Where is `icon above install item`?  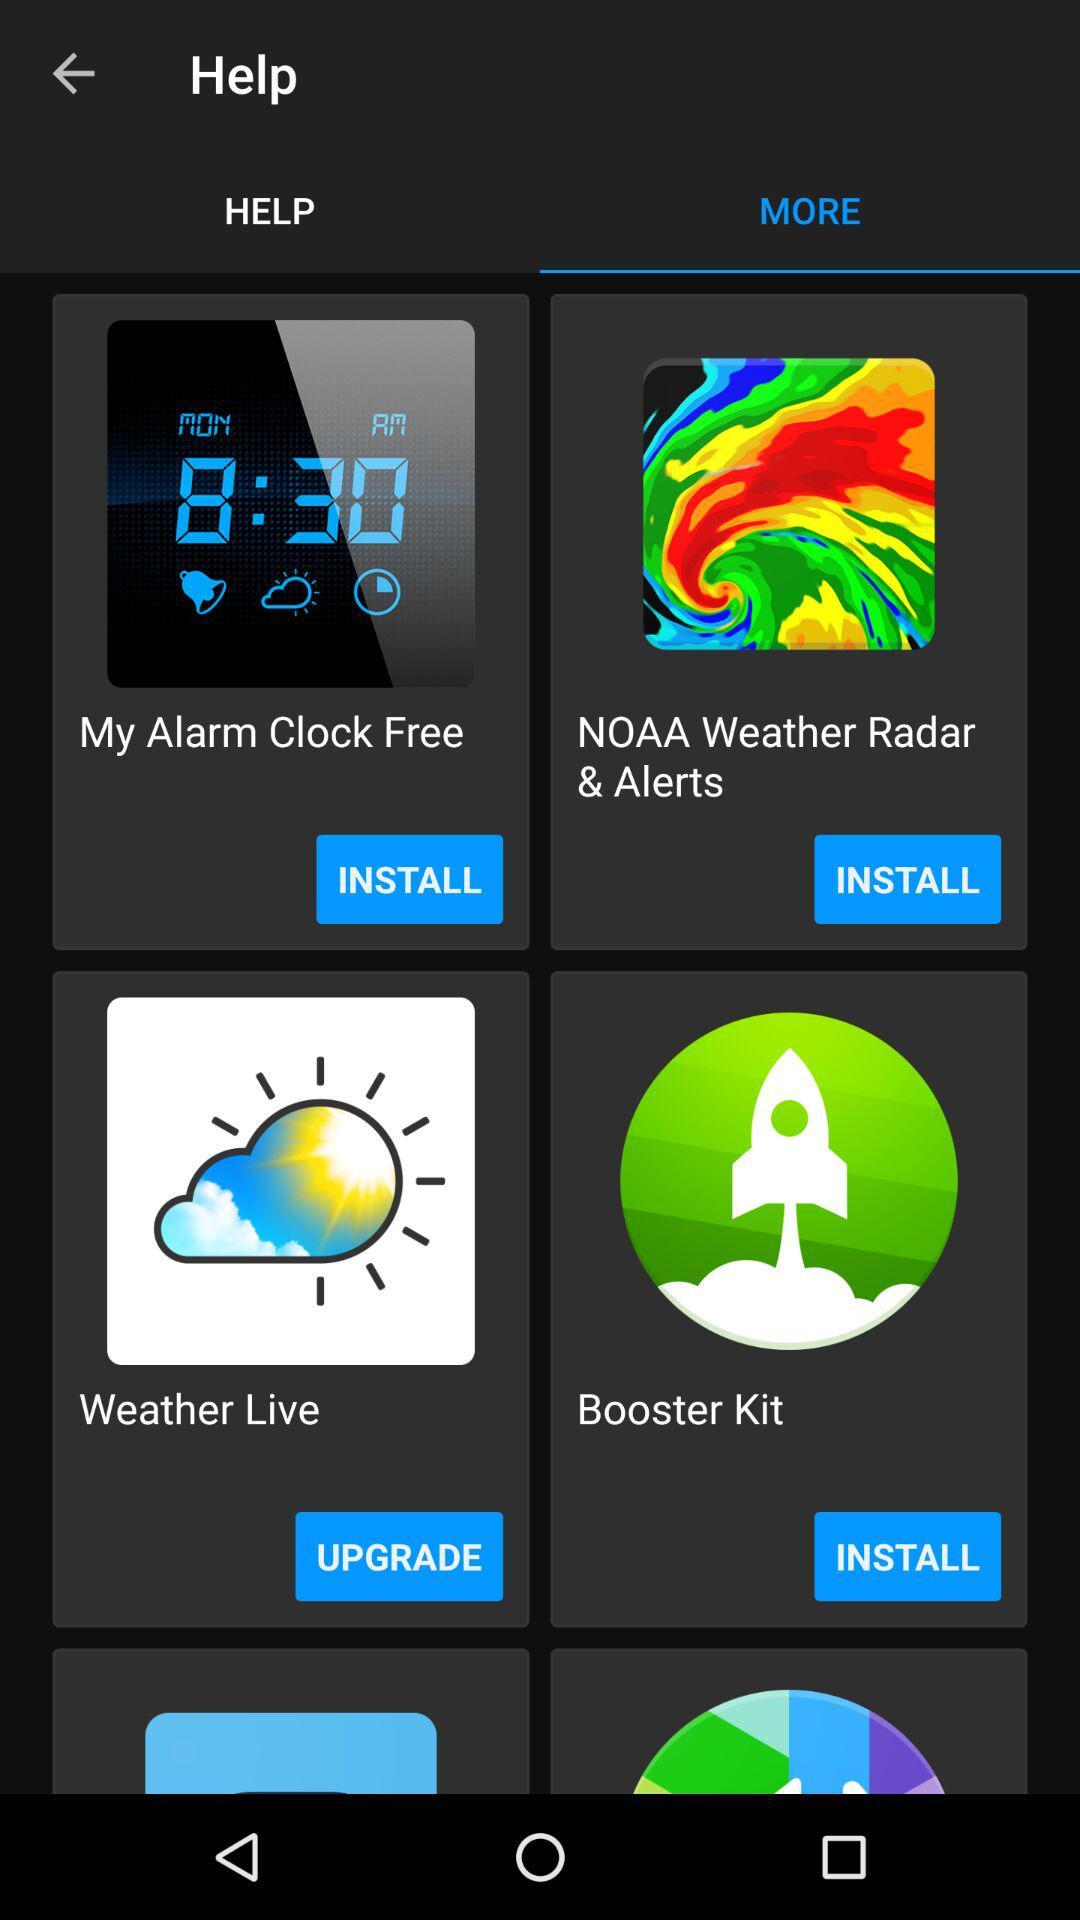
icon above install item is located at coordinates (271, 754).